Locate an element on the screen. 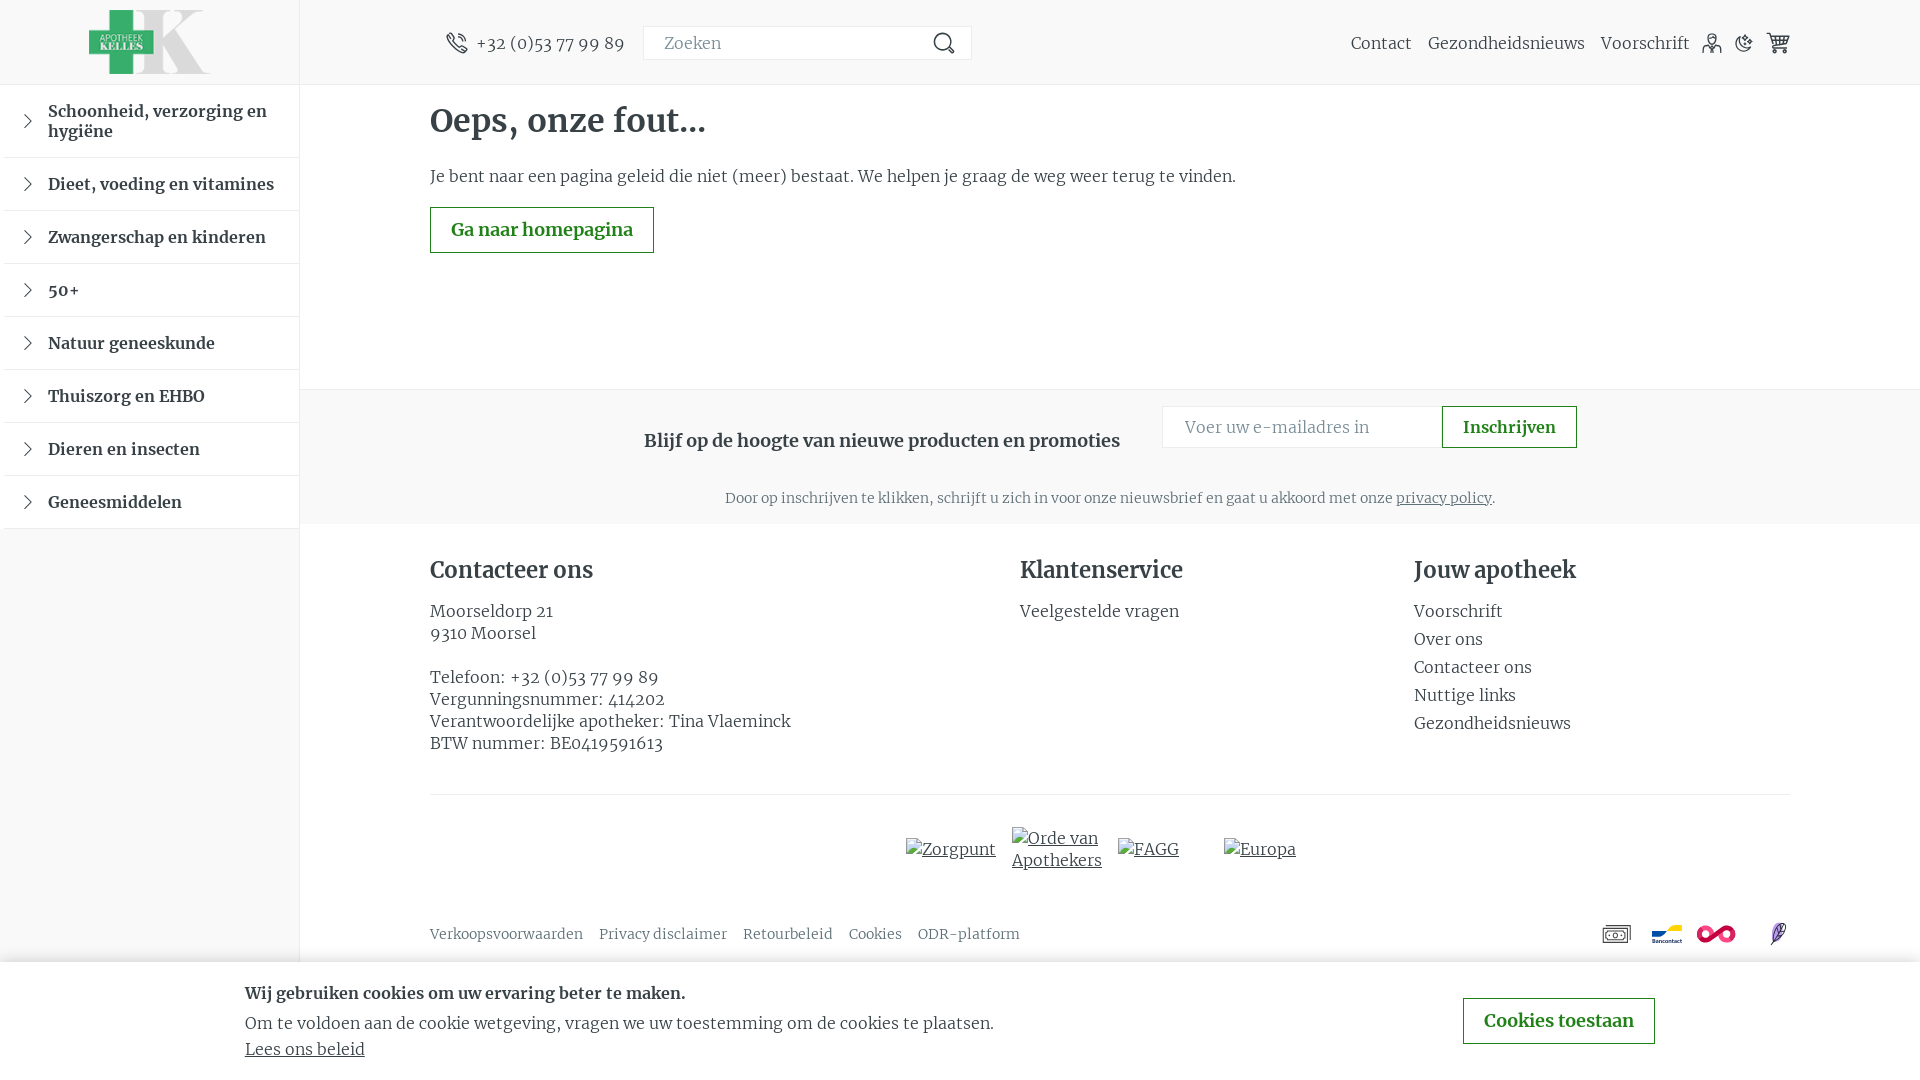 This screenshot has width=1920, height=1080. 'Nuttige links' is located at coordinates (1602, 693).